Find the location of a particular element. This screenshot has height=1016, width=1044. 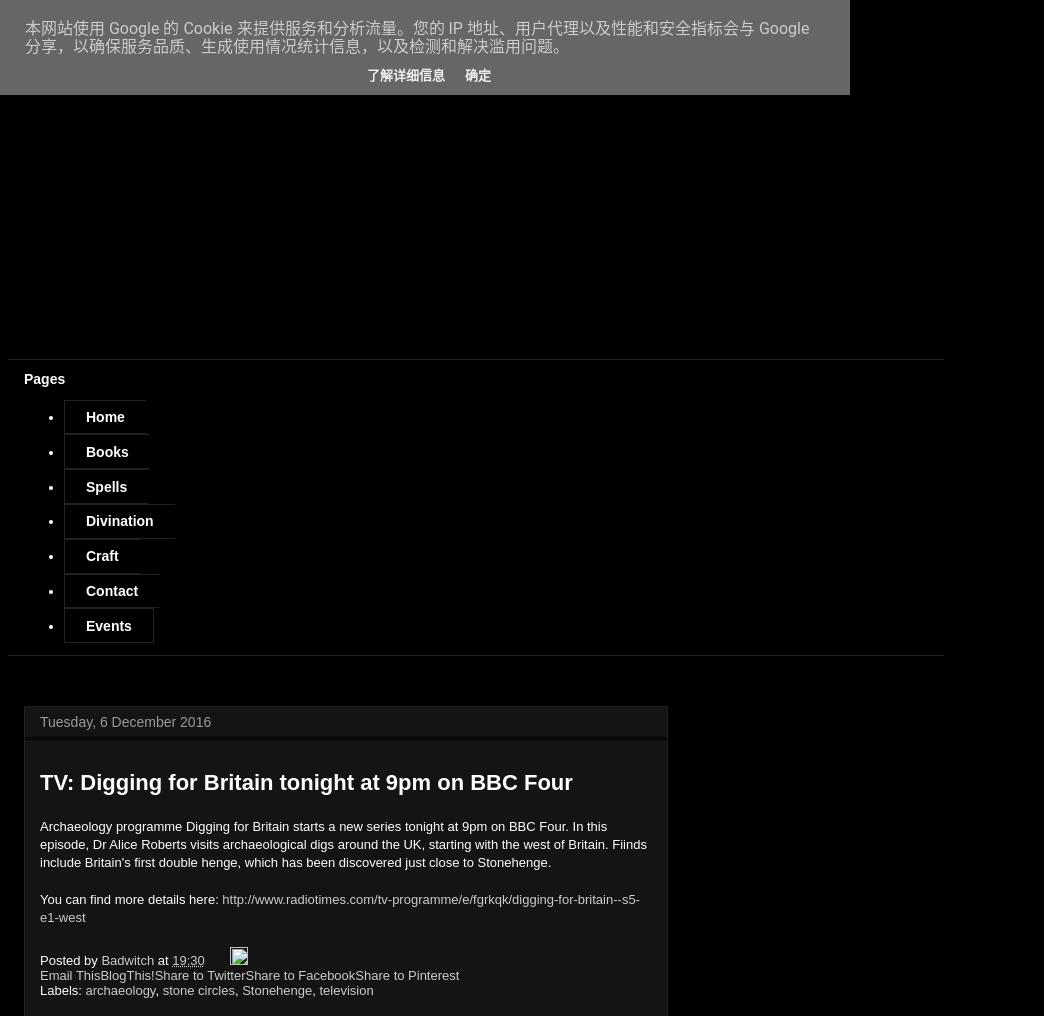

'at' is located at coordinates (156, 959).